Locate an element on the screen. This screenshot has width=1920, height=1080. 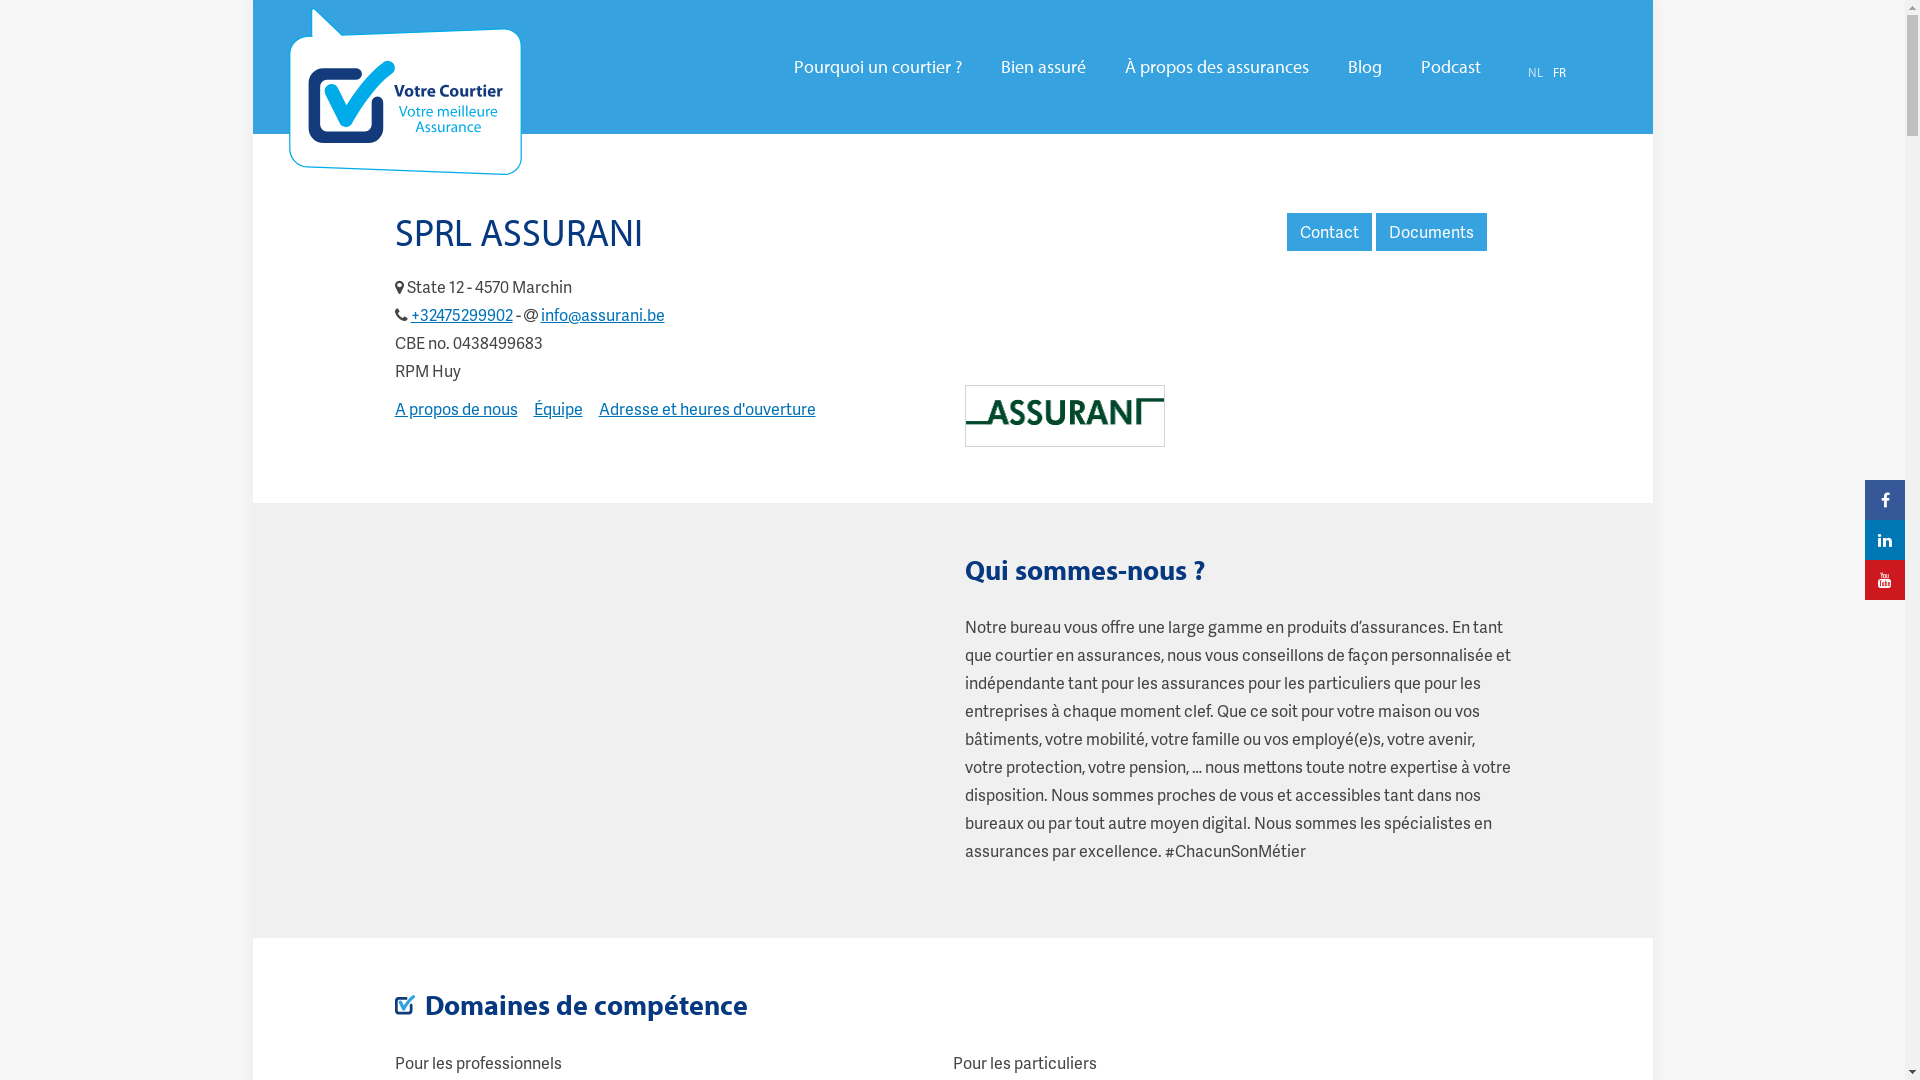
'Contact' is located at coordinates (1328, 230).